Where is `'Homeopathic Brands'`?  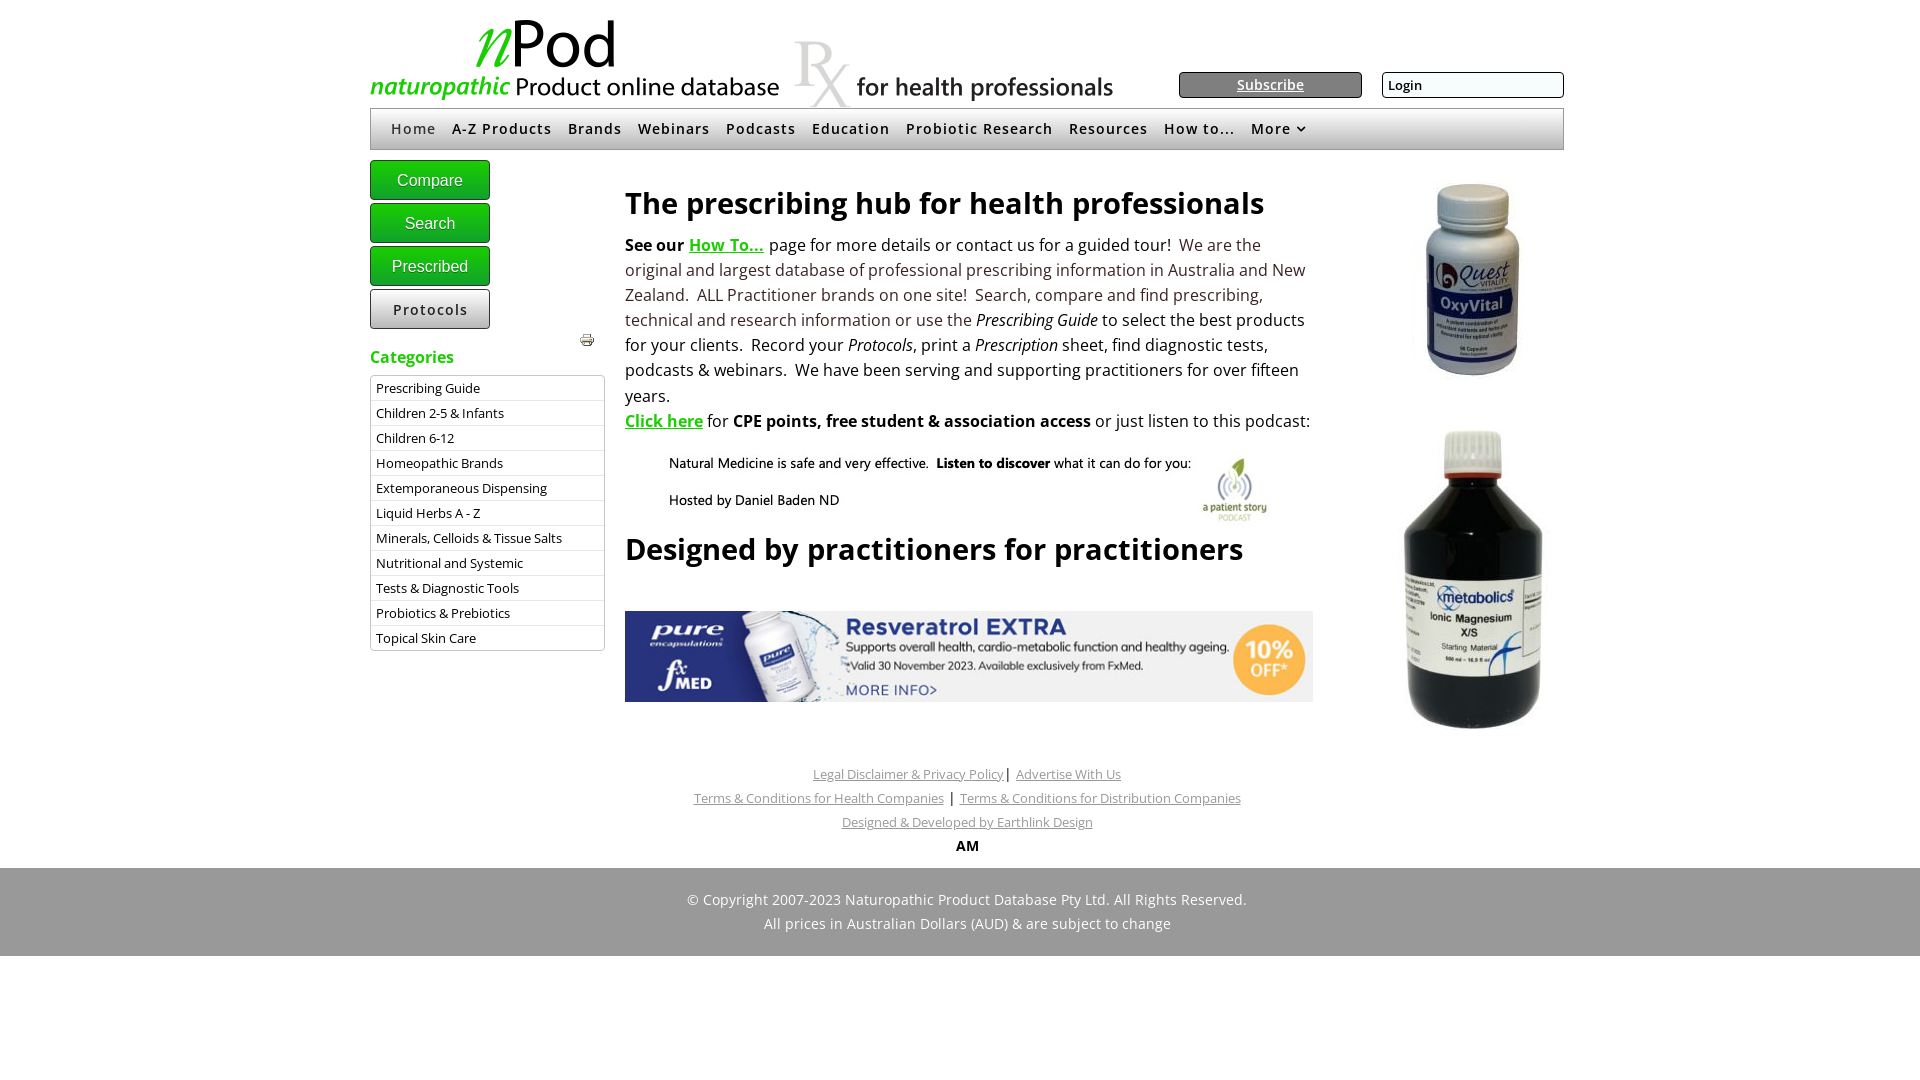
'Homeopathic Brands' is located at coordinates (487, 462).